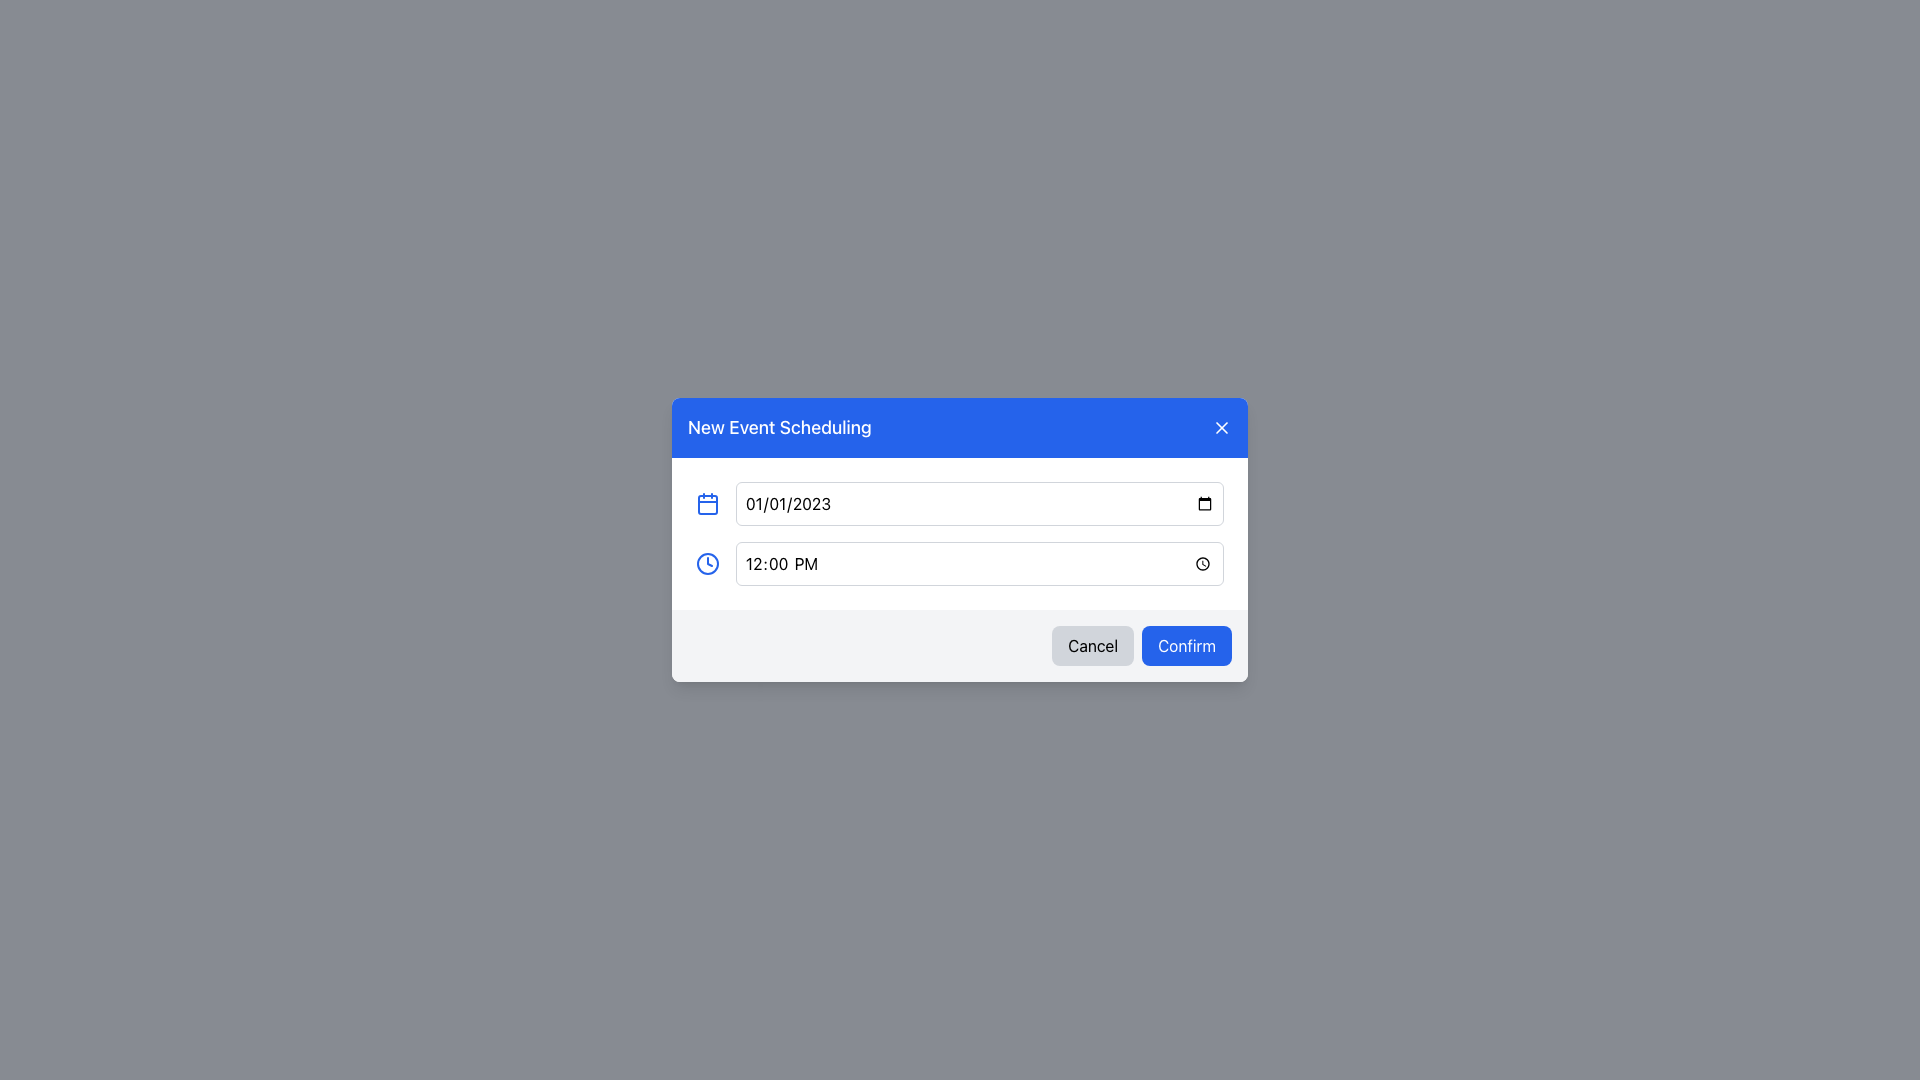 This screenshot has height=1080, width=1920. Describe the element at coordinates (1221, 427) in the screenshot. I see `the close button icon shaped like an 'X' located in the top-right corner of the blue header bar with the text 'New Event Scheduling'` at that location.